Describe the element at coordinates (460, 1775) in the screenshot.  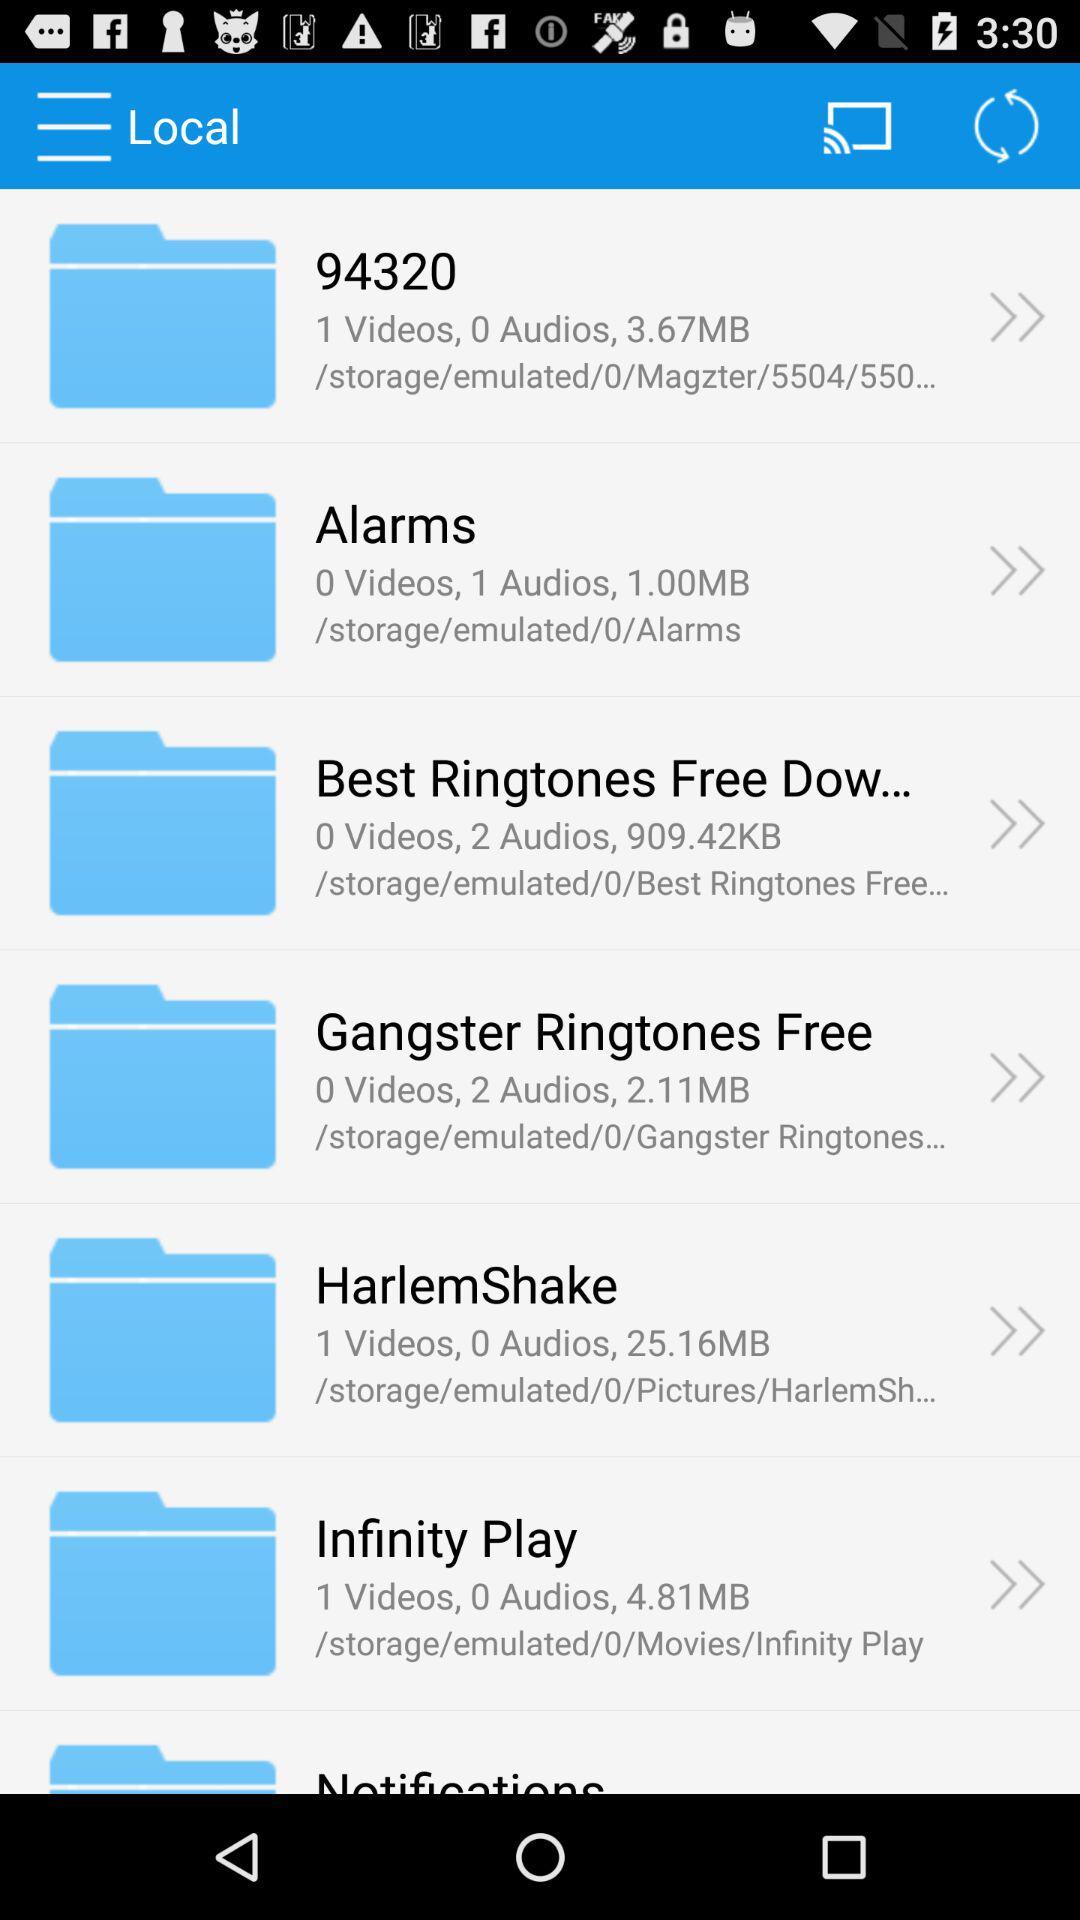
I see `notifications app` at that location.